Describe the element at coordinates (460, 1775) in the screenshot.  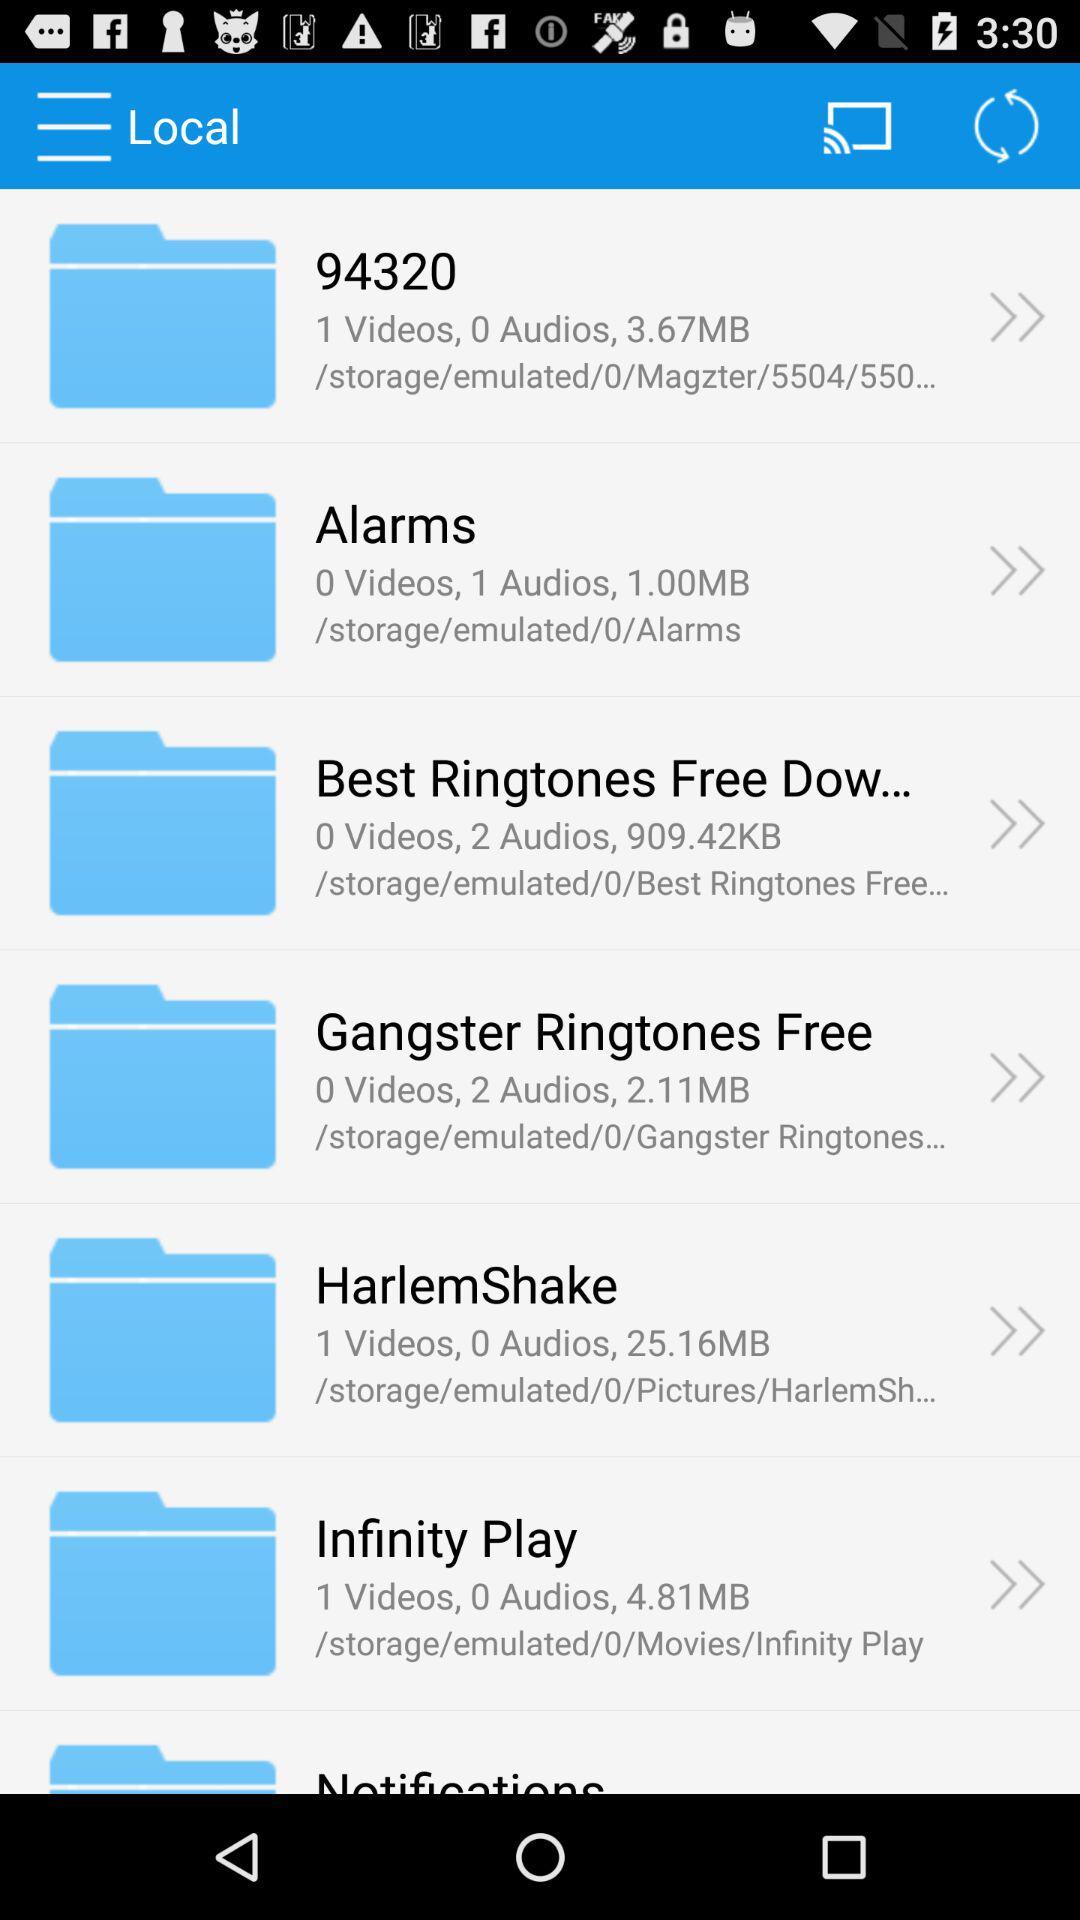
I see `notifications app` at that location.